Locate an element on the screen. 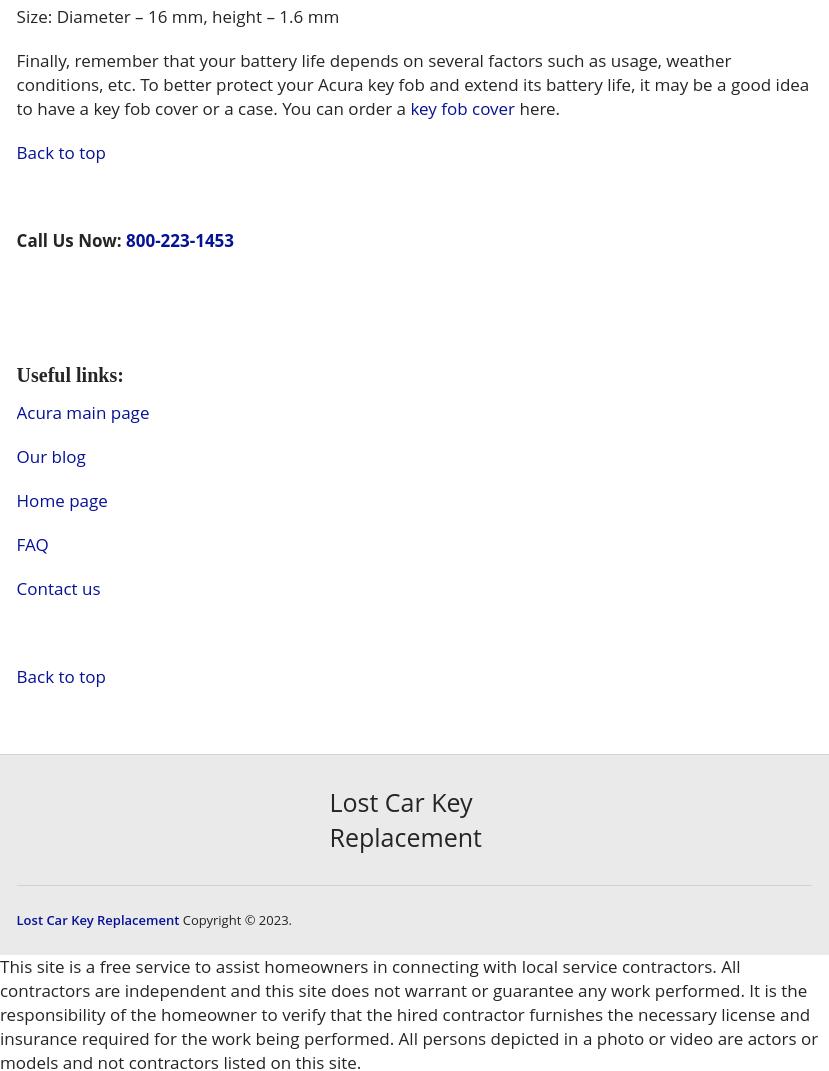 The image size is (829, 1071). 'Contact us' is located at coordinates (57, 587).